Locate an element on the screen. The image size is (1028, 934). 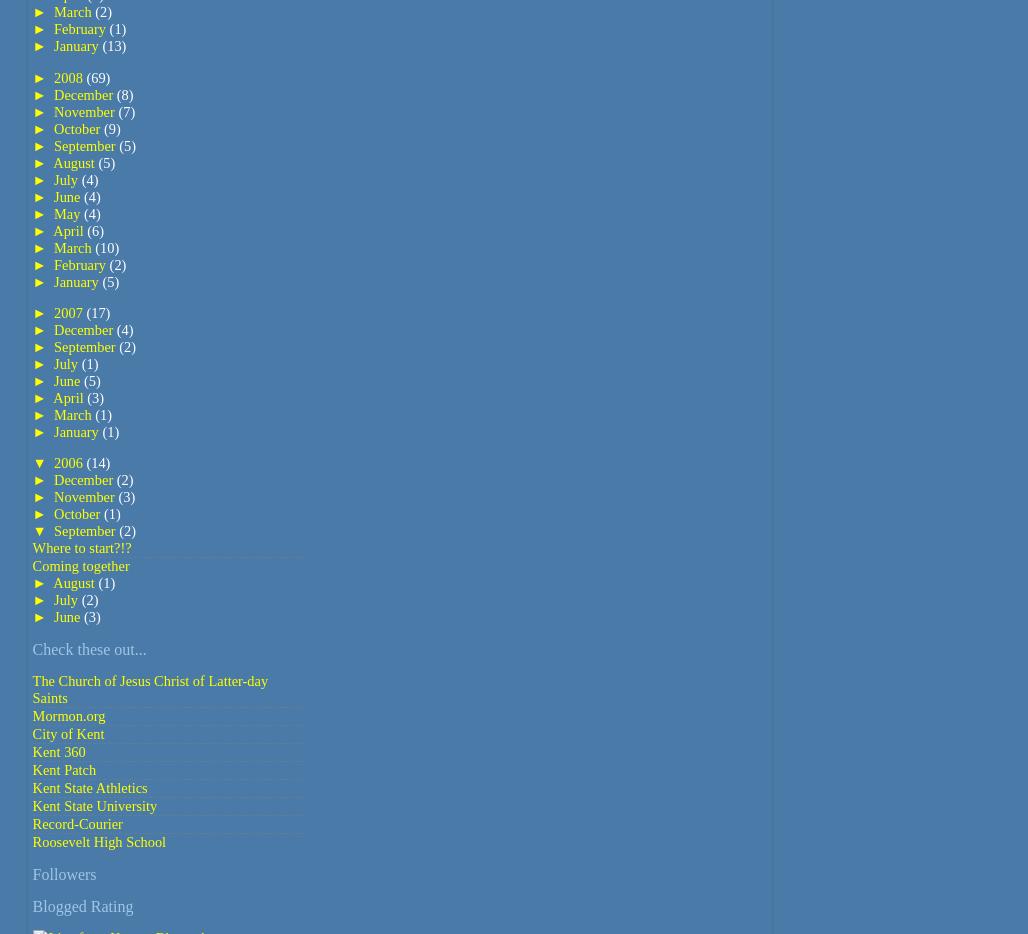
'Kent 360' is located at coordinates (58, 750).